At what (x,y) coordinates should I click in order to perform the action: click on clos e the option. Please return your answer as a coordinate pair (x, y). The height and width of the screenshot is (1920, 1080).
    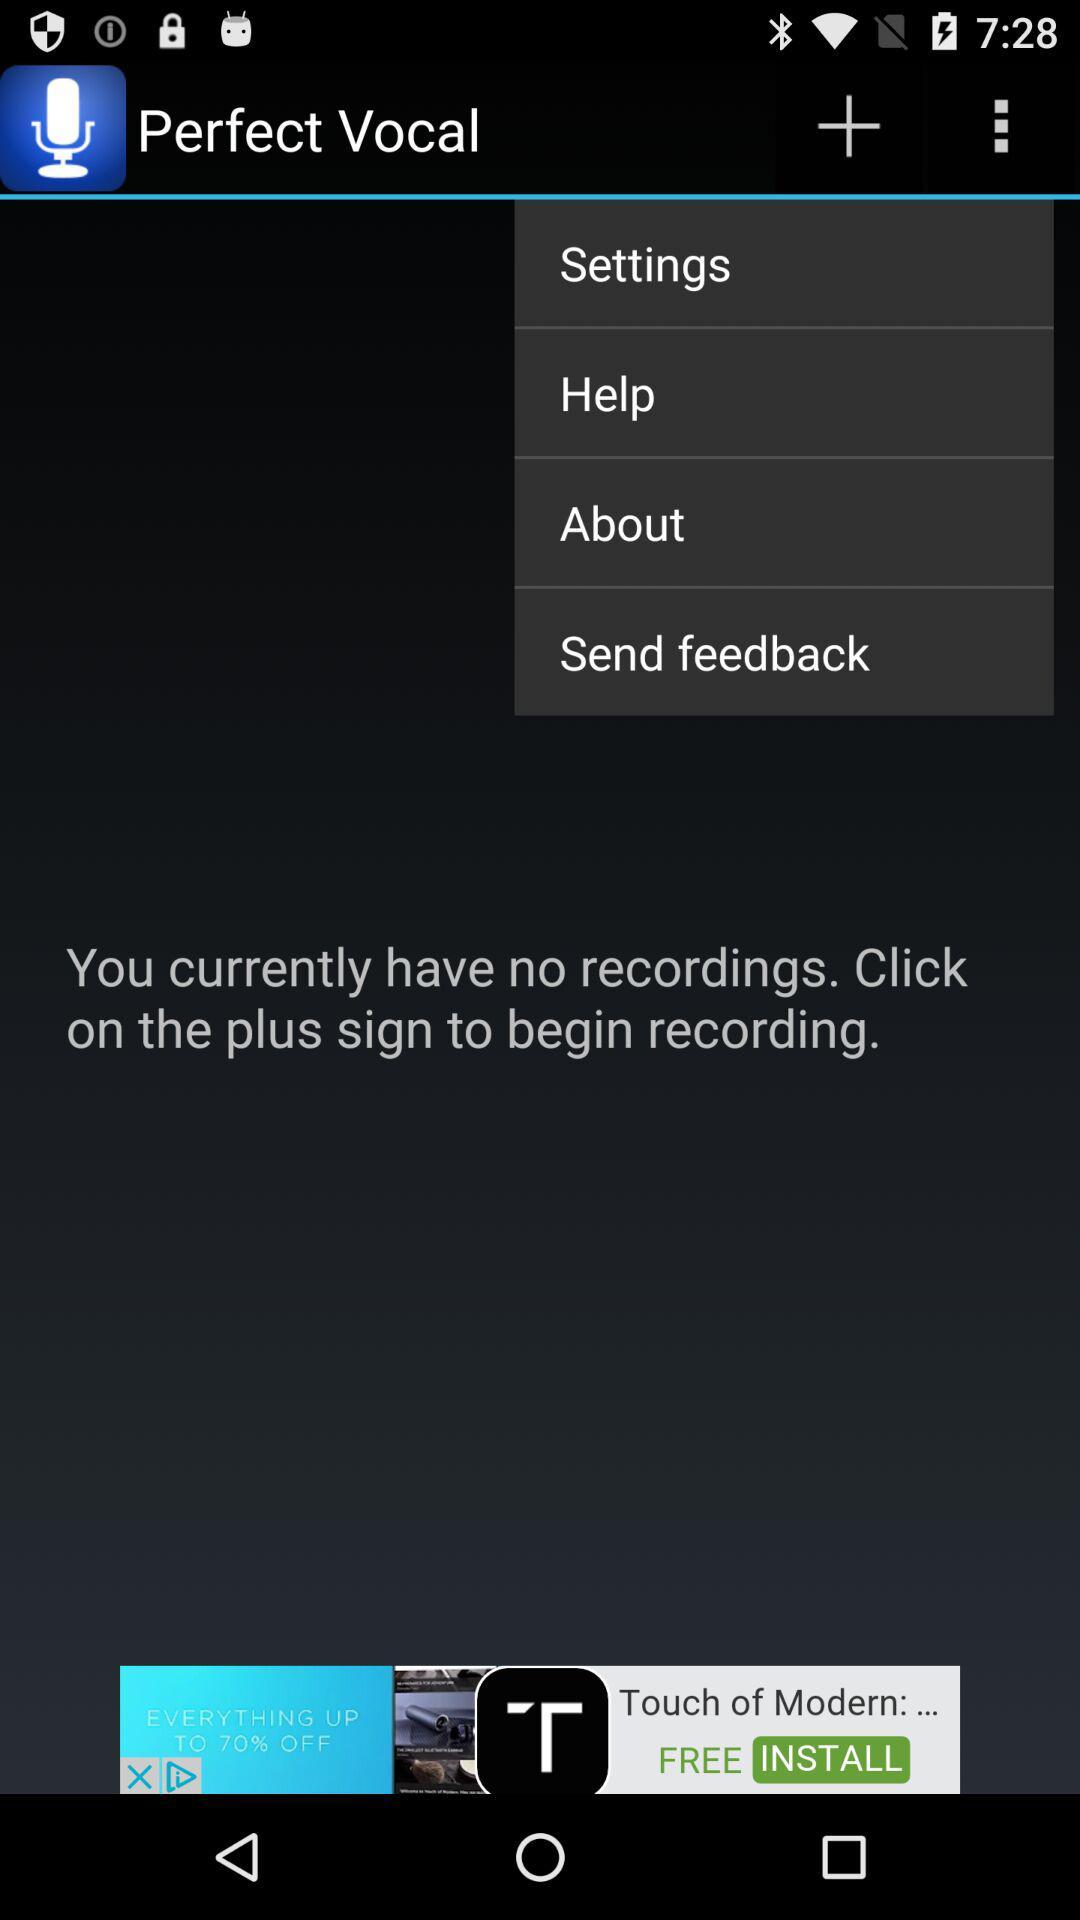
    Looking at the image, I should click on (540, 1727).